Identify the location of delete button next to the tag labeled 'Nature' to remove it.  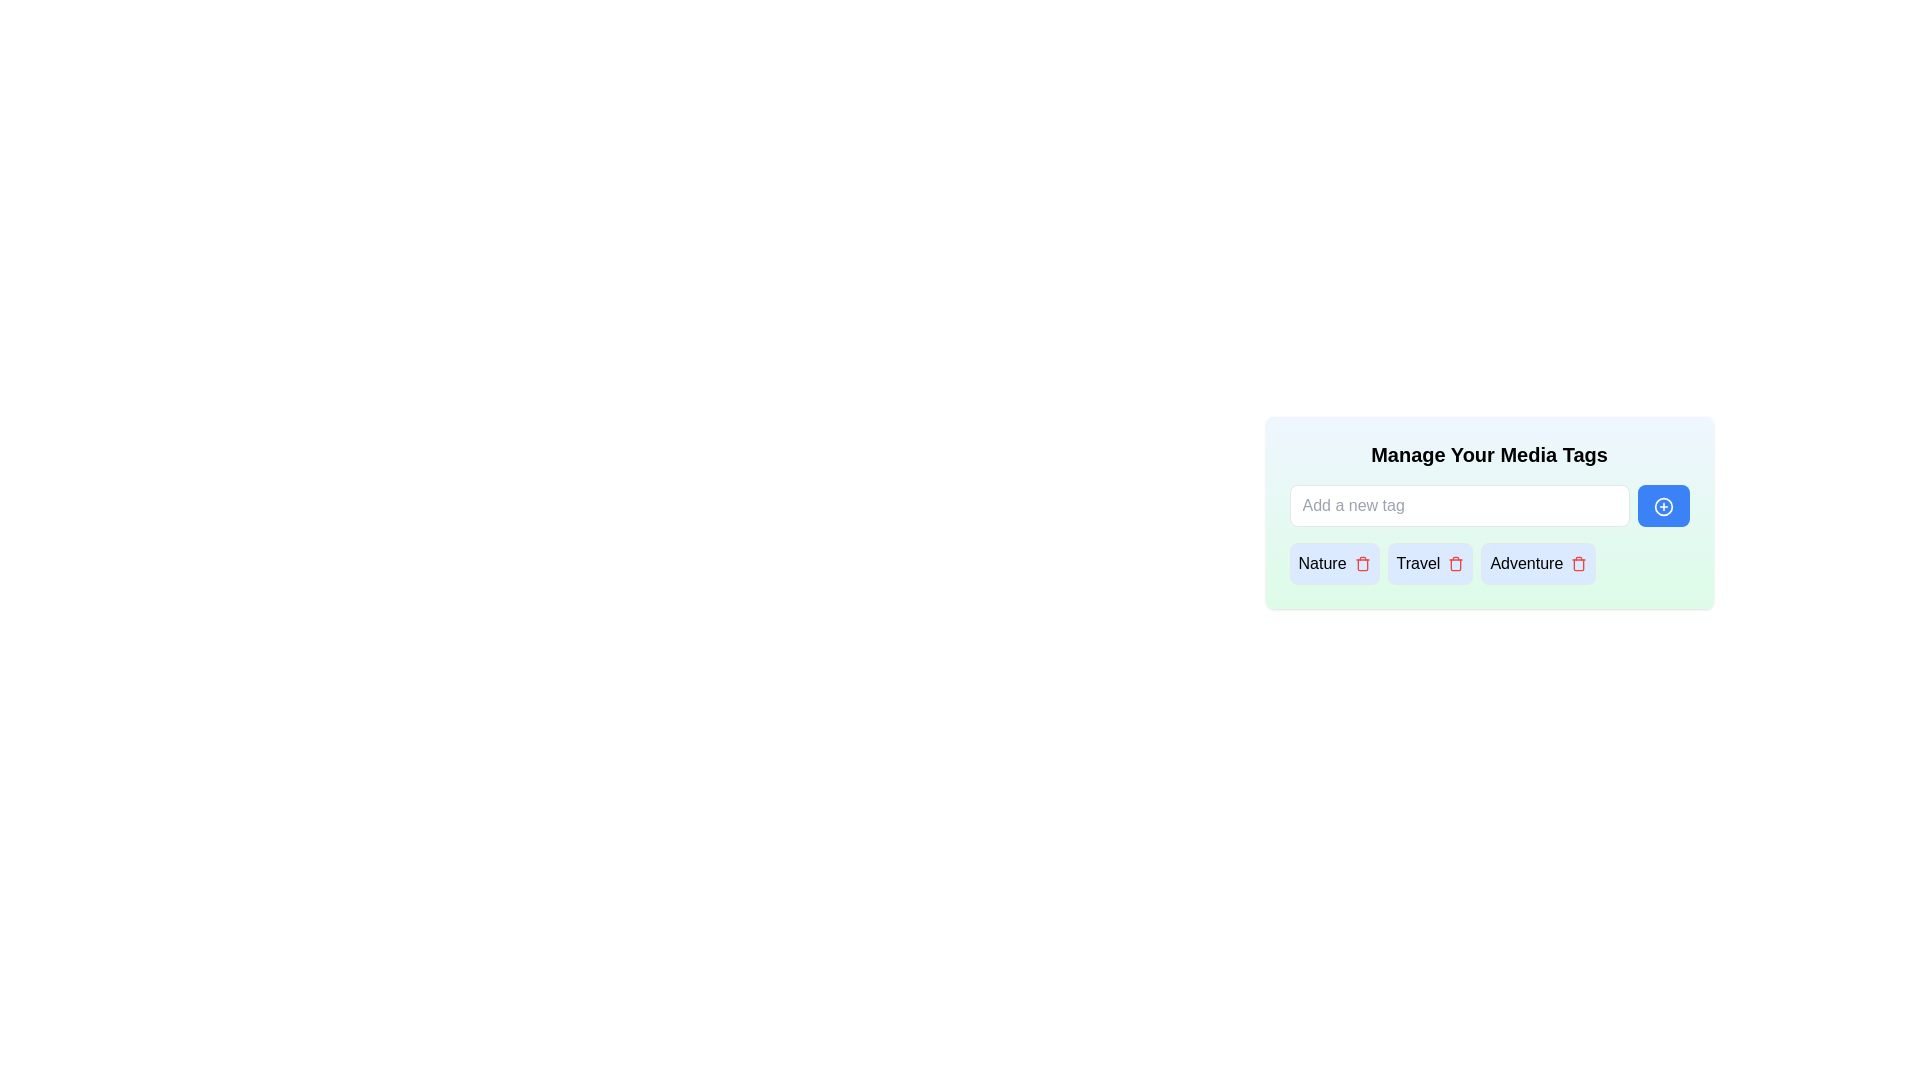
(1361, 563).